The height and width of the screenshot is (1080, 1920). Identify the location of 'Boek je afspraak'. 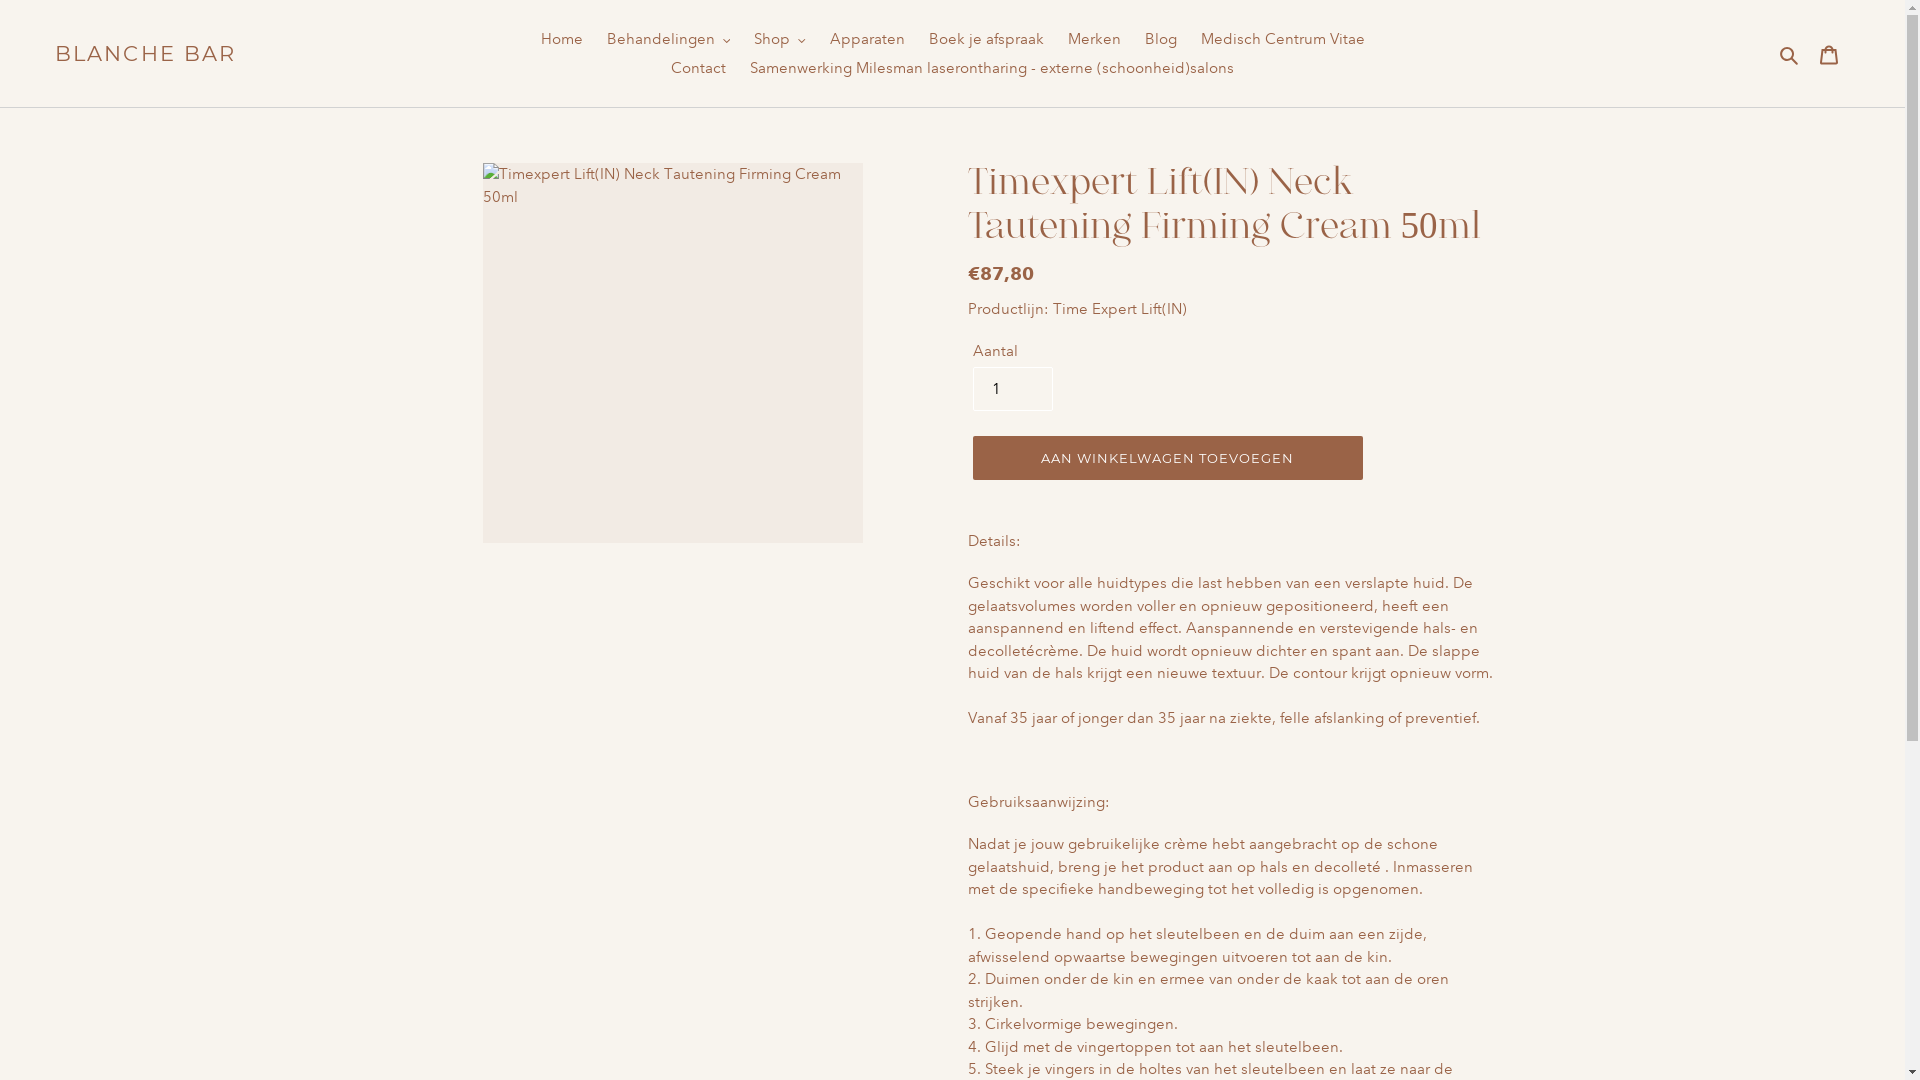
(916, 39).